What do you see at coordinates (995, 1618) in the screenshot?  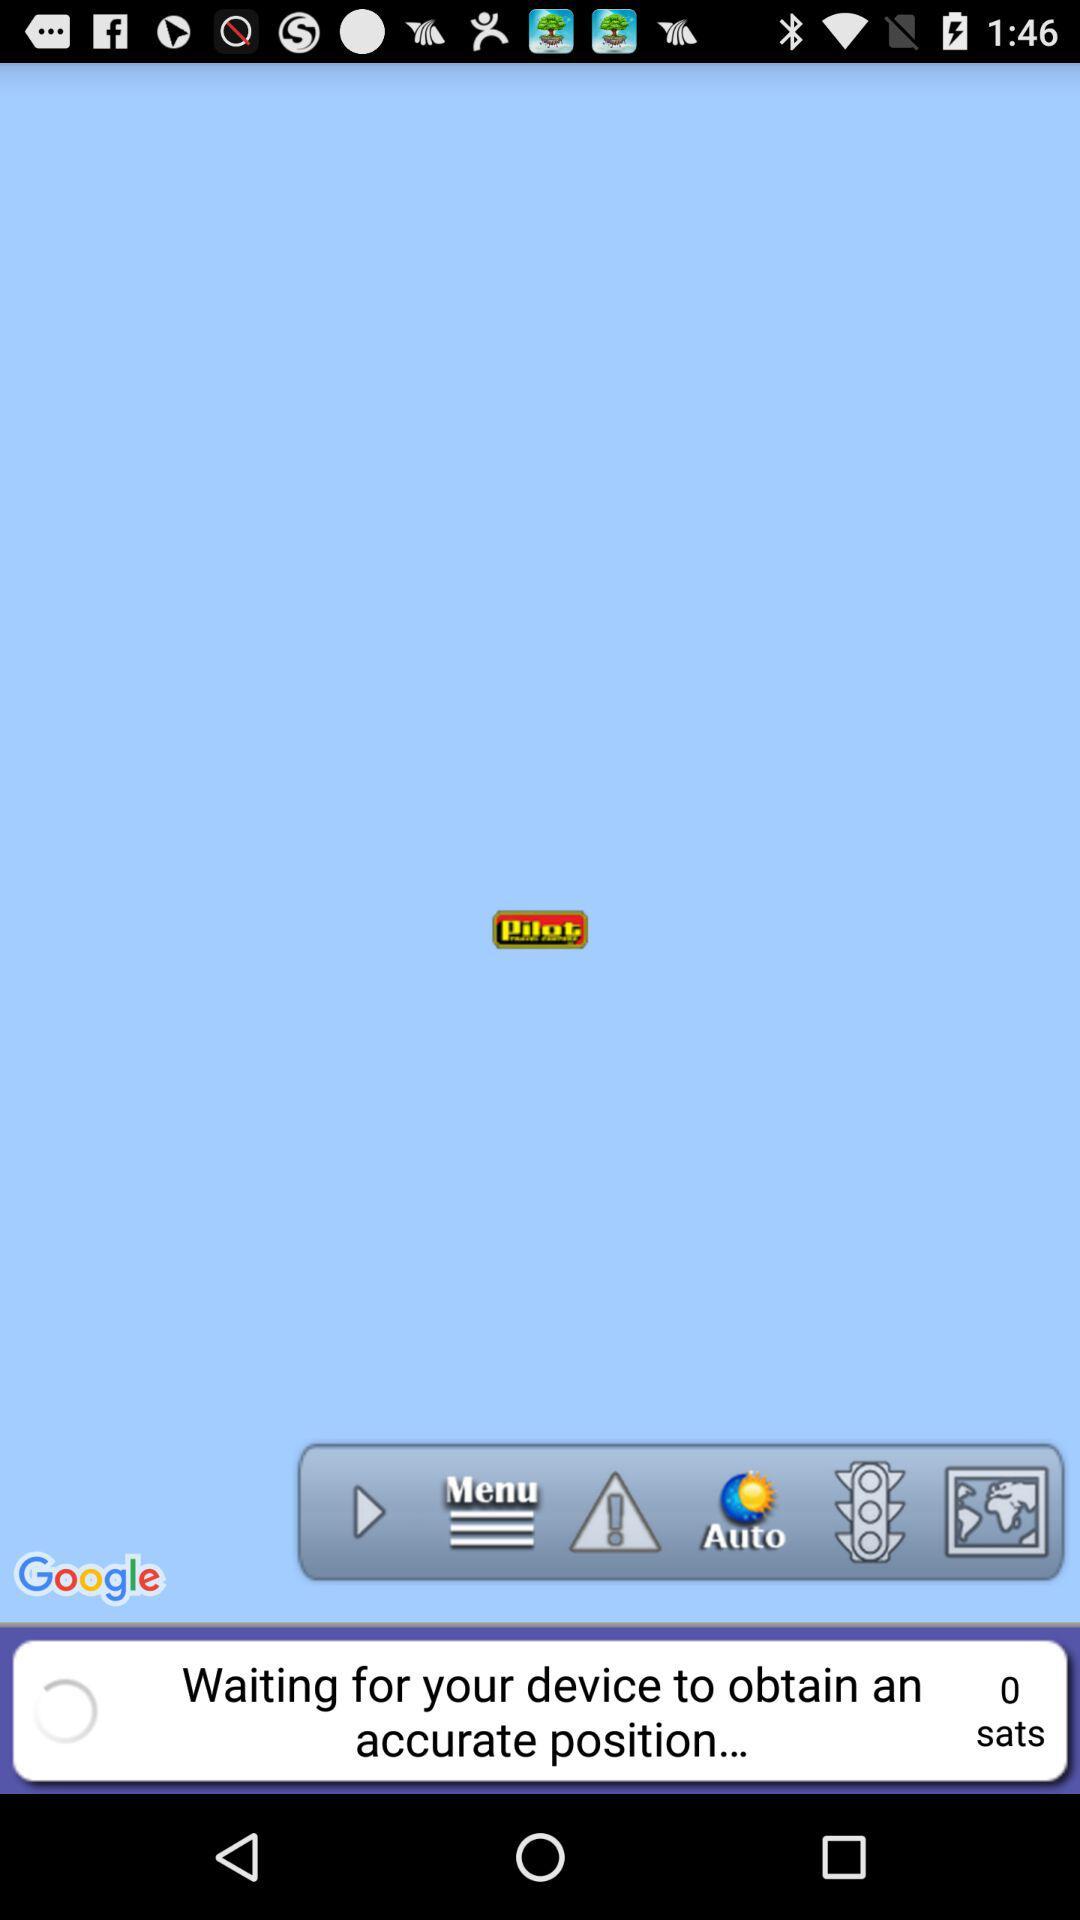 I see `the wallpaper icon` at bounding box center [995, 1618].